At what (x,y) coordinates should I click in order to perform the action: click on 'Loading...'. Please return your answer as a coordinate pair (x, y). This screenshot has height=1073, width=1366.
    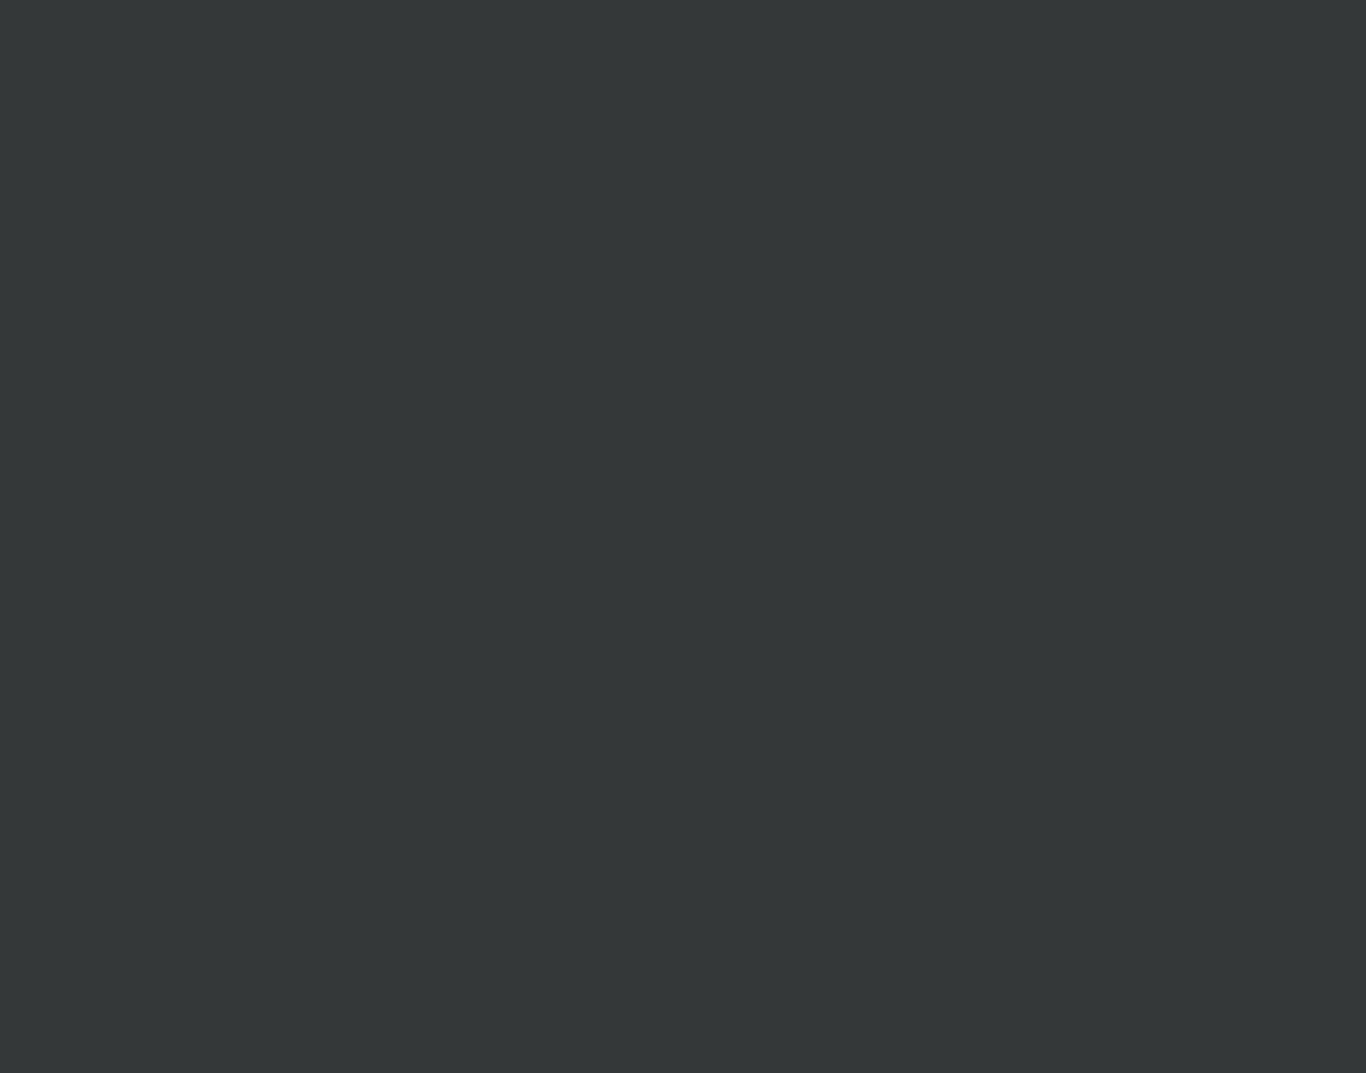
    Looking at the image, I should click on (638, 100).